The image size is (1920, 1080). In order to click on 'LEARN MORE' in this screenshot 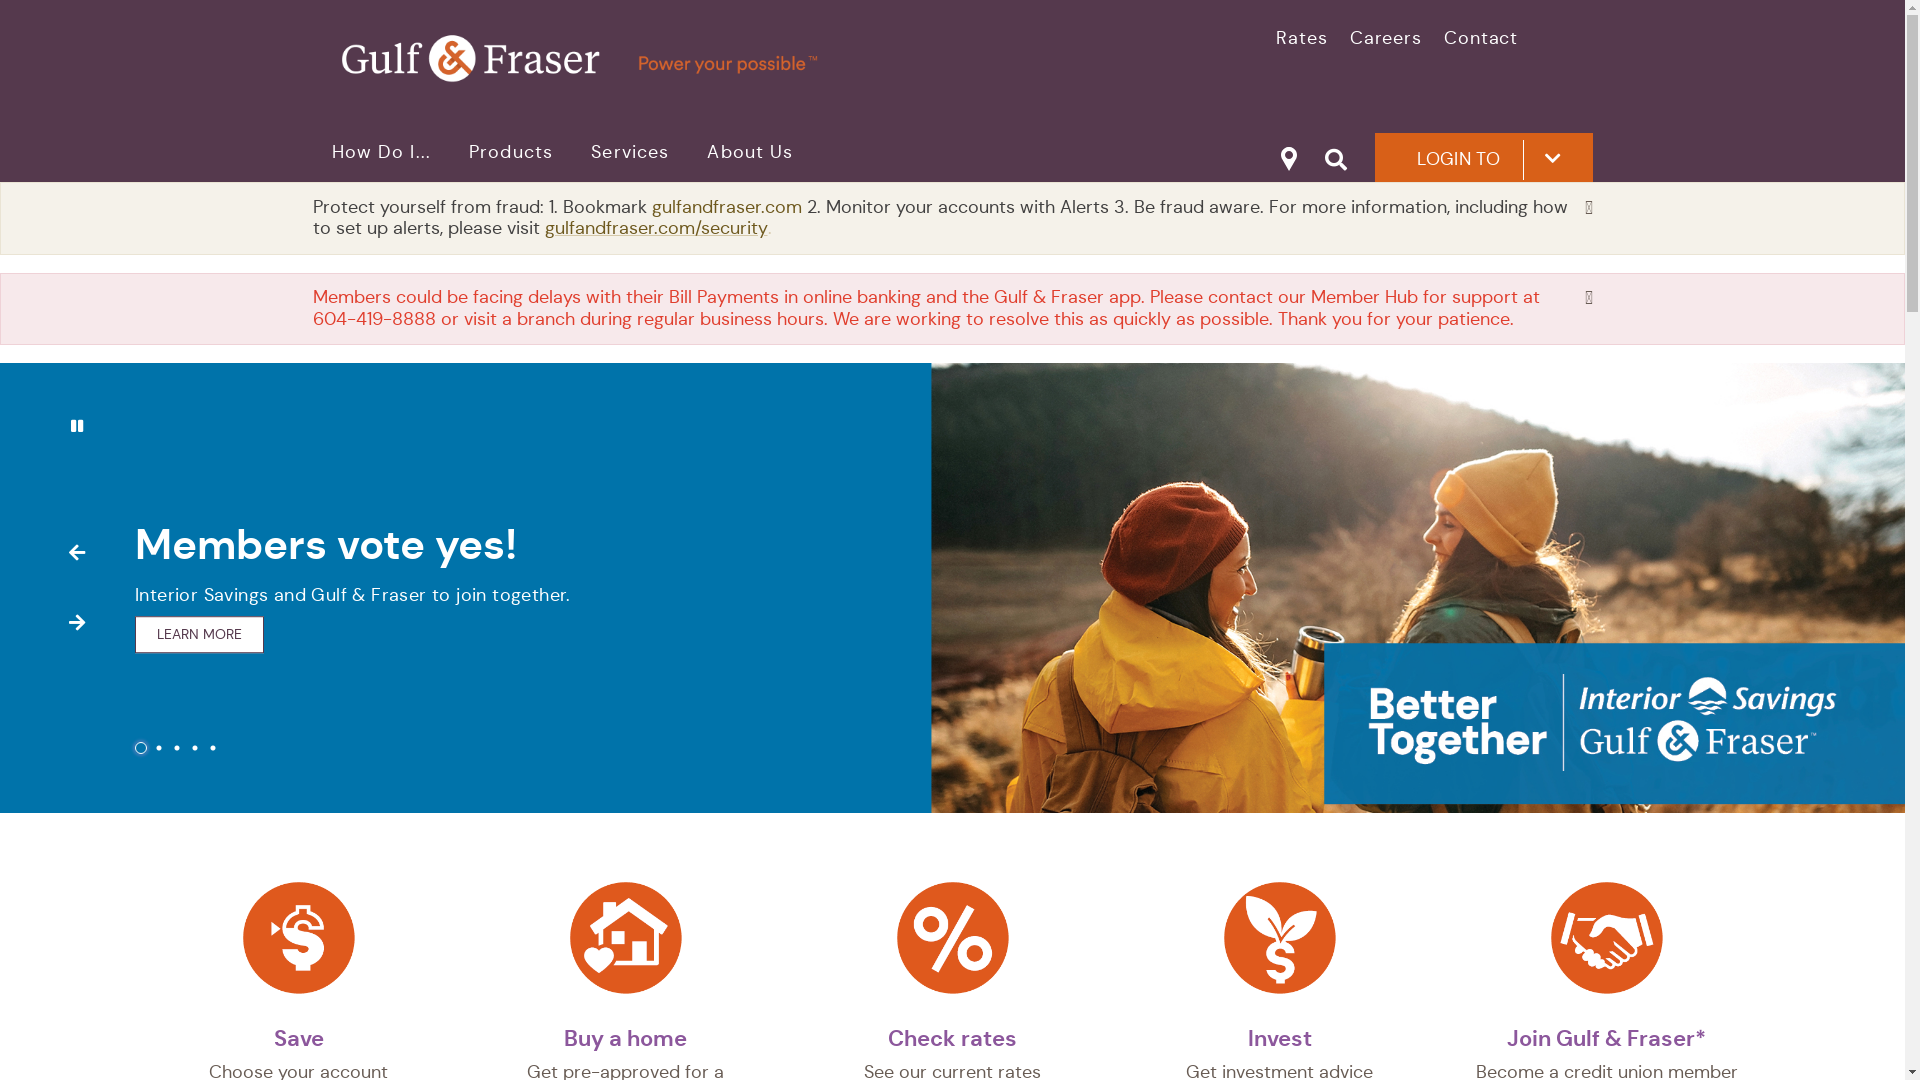, I will do `click(199, 668)`.